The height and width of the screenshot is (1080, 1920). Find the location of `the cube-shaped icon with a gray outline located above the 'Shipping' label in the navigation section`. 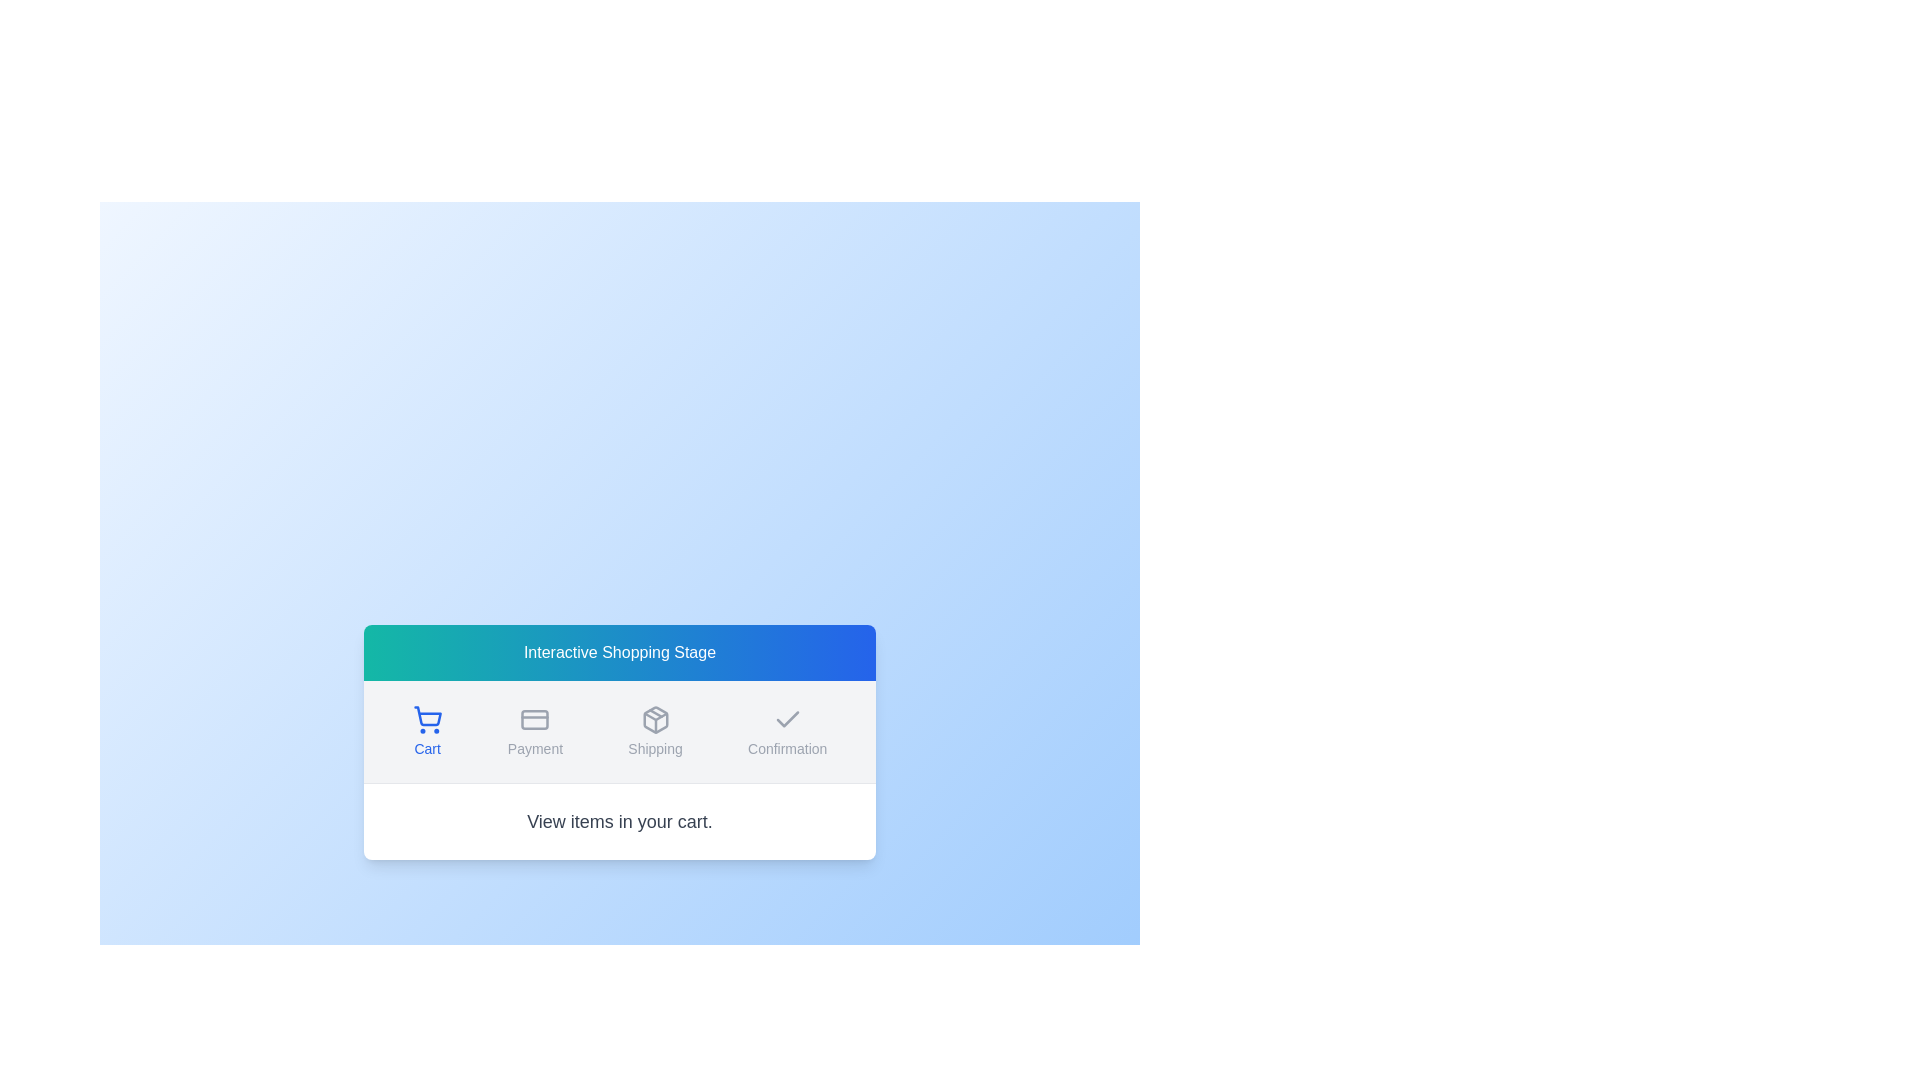

the cube-shaped icon with a gray outline located above the 'Shipping' label in the navigation section is located at coordinates (655, 718).